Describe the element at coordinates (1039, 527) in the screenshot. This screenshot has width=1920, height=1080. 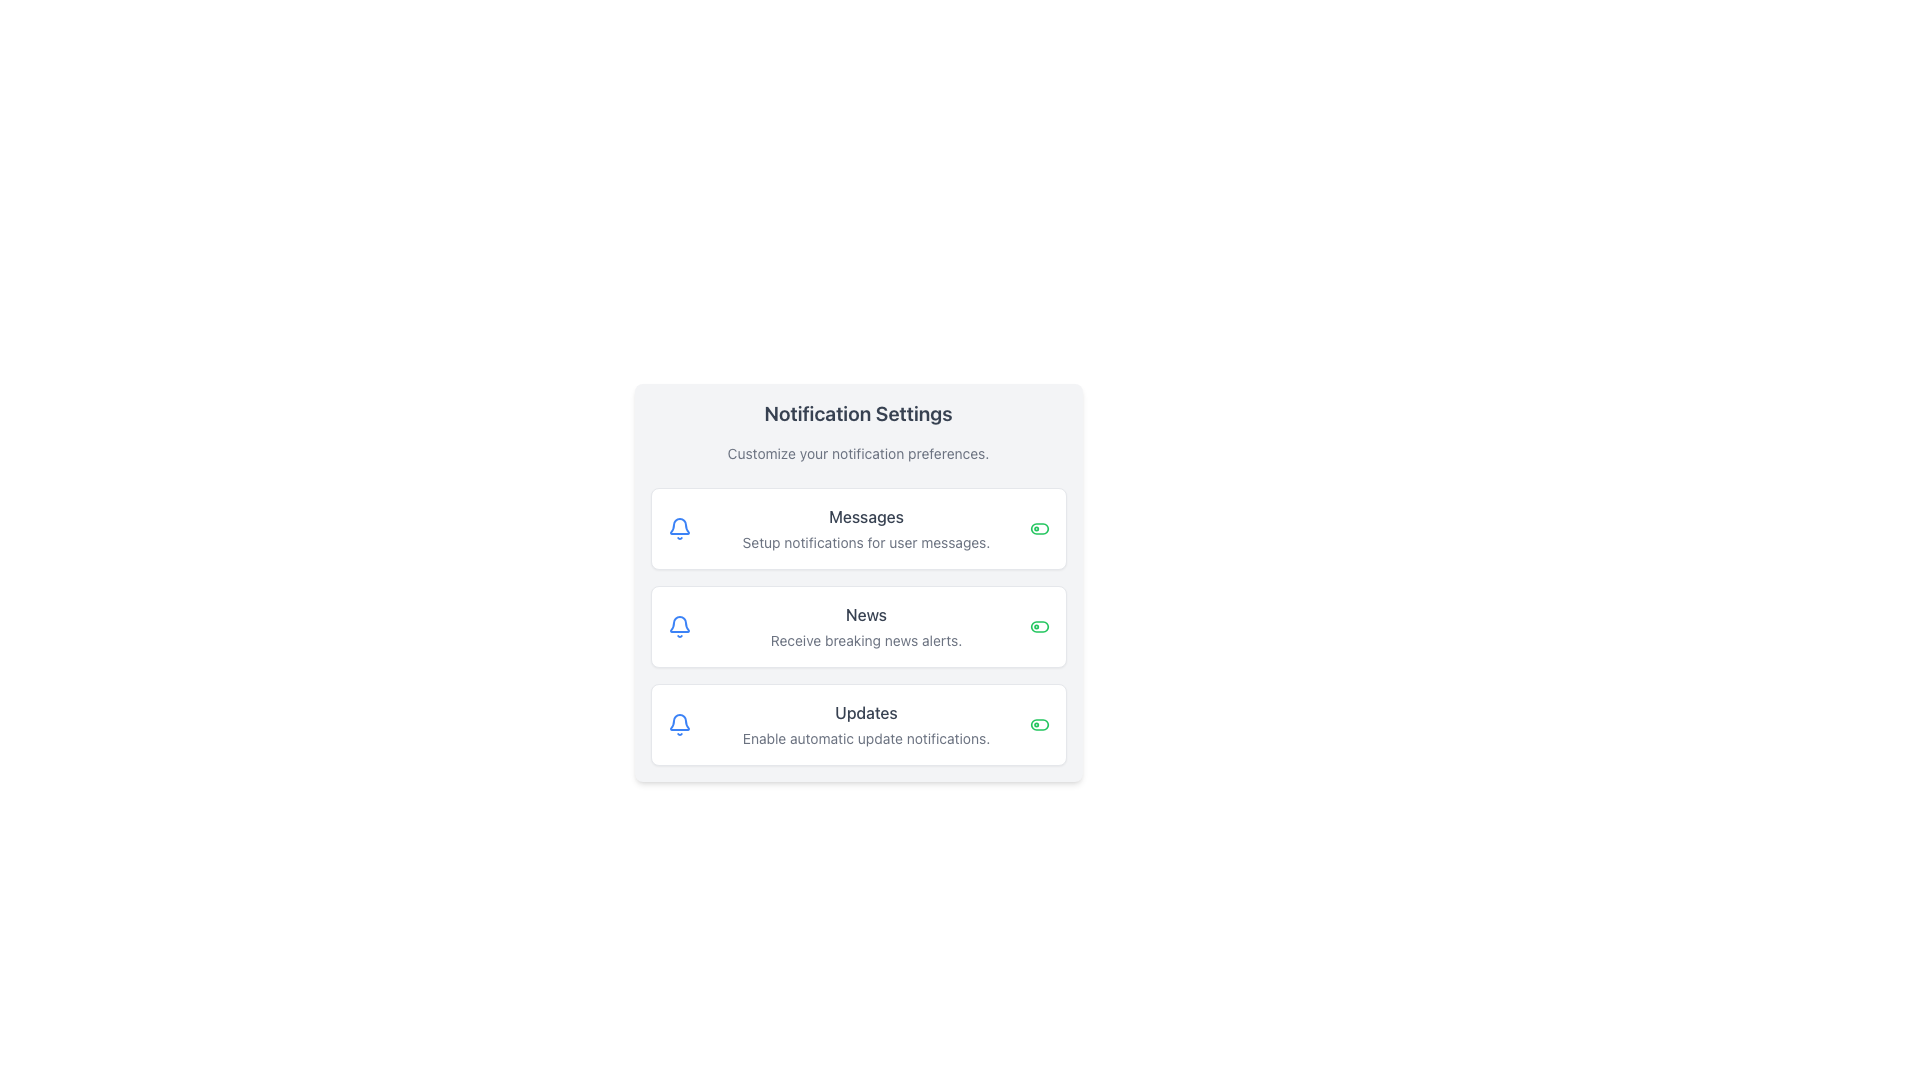
I see `the toggle switch for 'Messages' to enable keyboard interaction` at that location.